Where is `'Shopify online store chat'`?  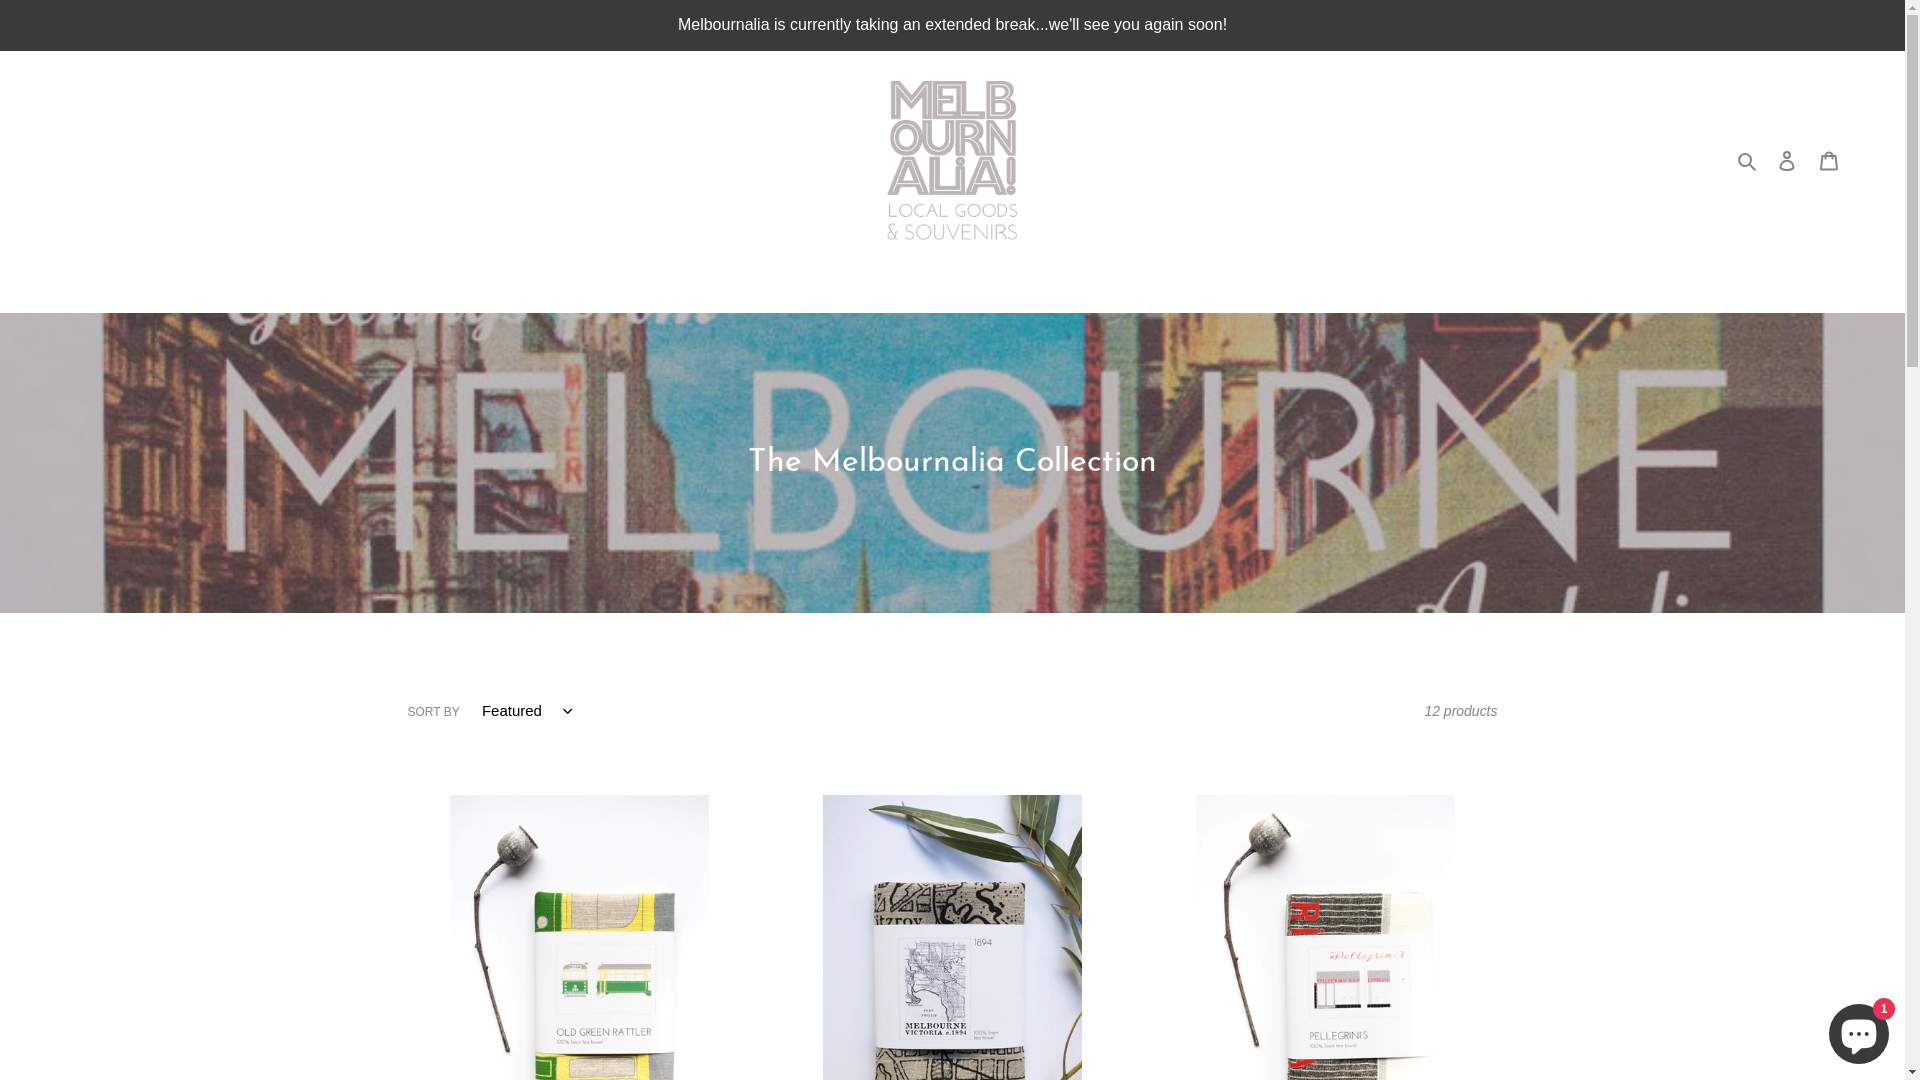
'Shopify online store chat' is located at coordinates (1857, 1029).